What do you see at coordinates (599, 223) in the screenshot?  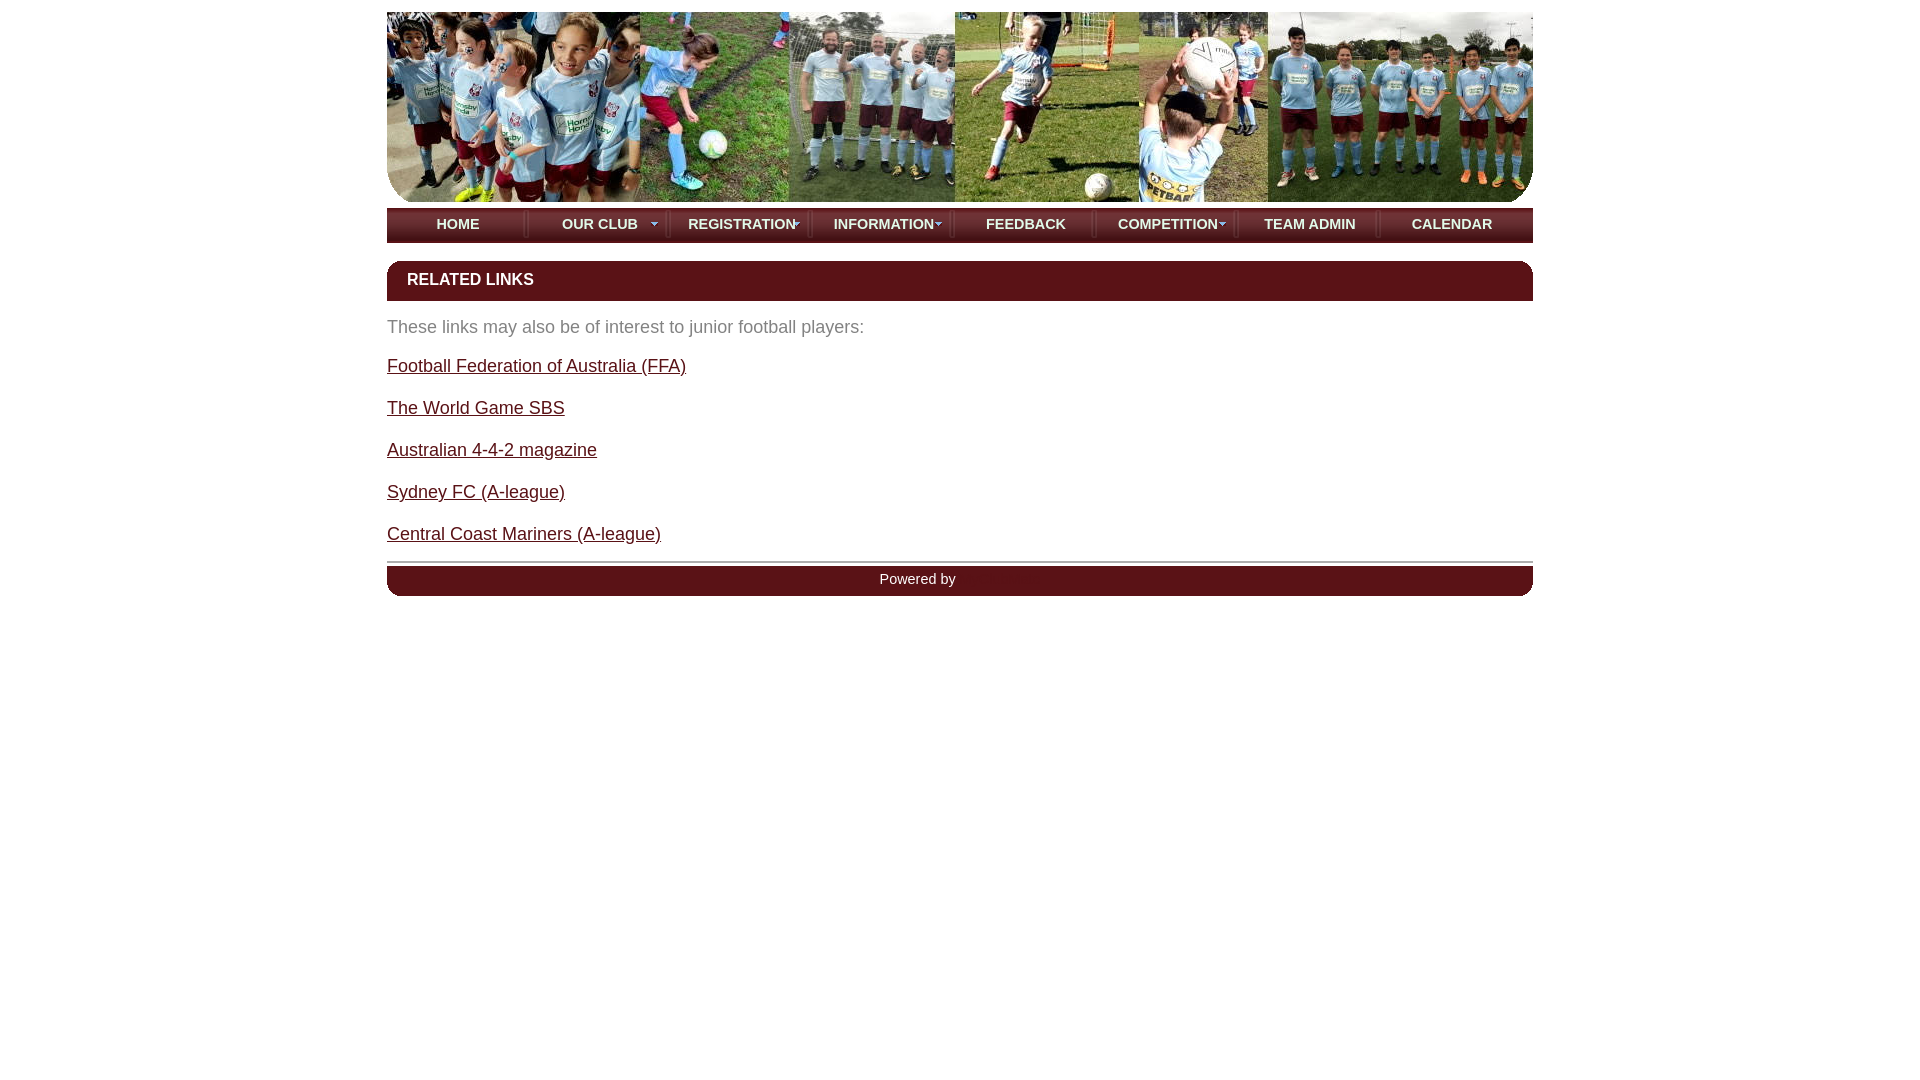 I see `'OUR CLUB'` at bounding box center [599, 223].